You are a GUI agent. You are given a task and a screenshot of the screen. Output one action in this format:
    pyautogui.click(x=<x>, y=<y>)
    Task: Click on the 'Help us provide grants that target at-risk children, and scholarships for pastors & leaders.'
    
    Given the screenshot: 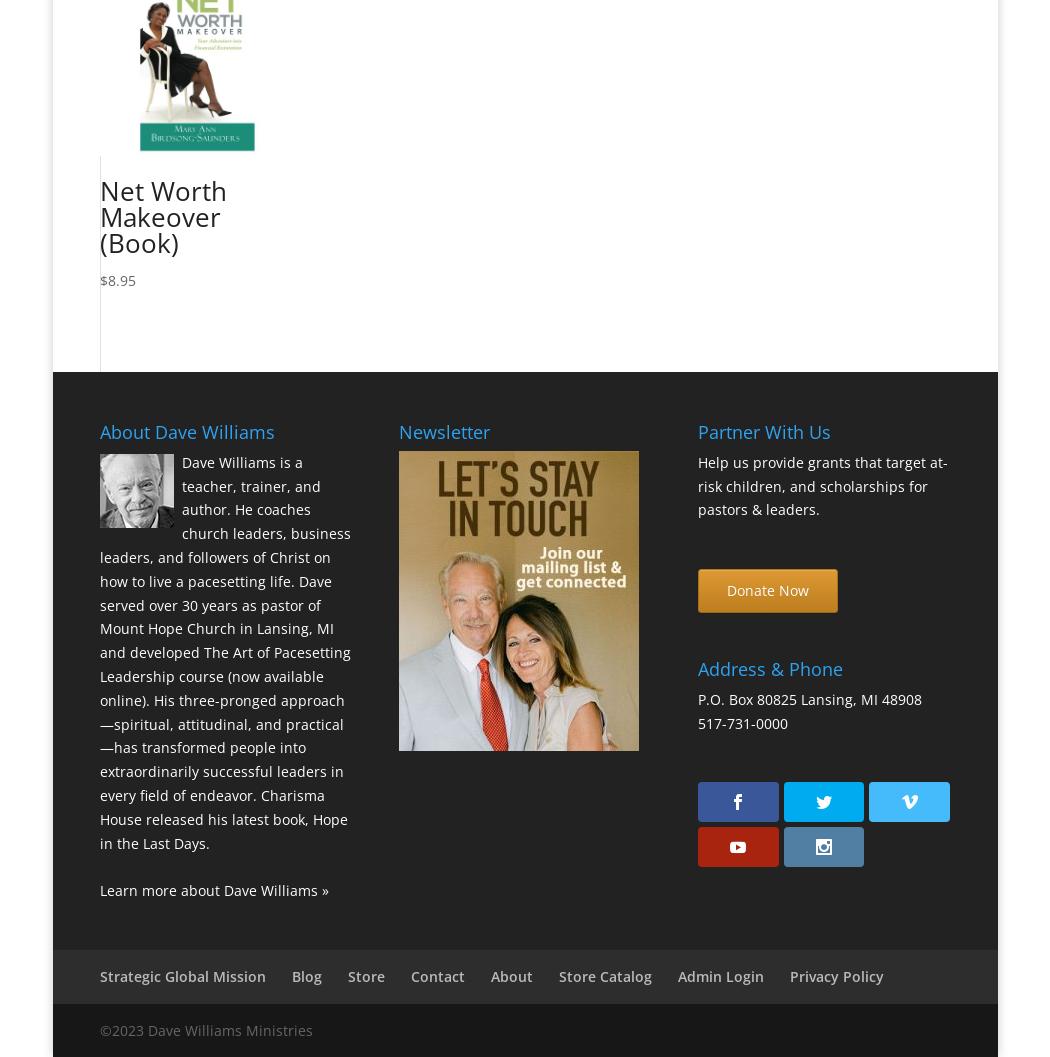 What is the action you would take?
    pyautogui.click(x=821, y=485)
    